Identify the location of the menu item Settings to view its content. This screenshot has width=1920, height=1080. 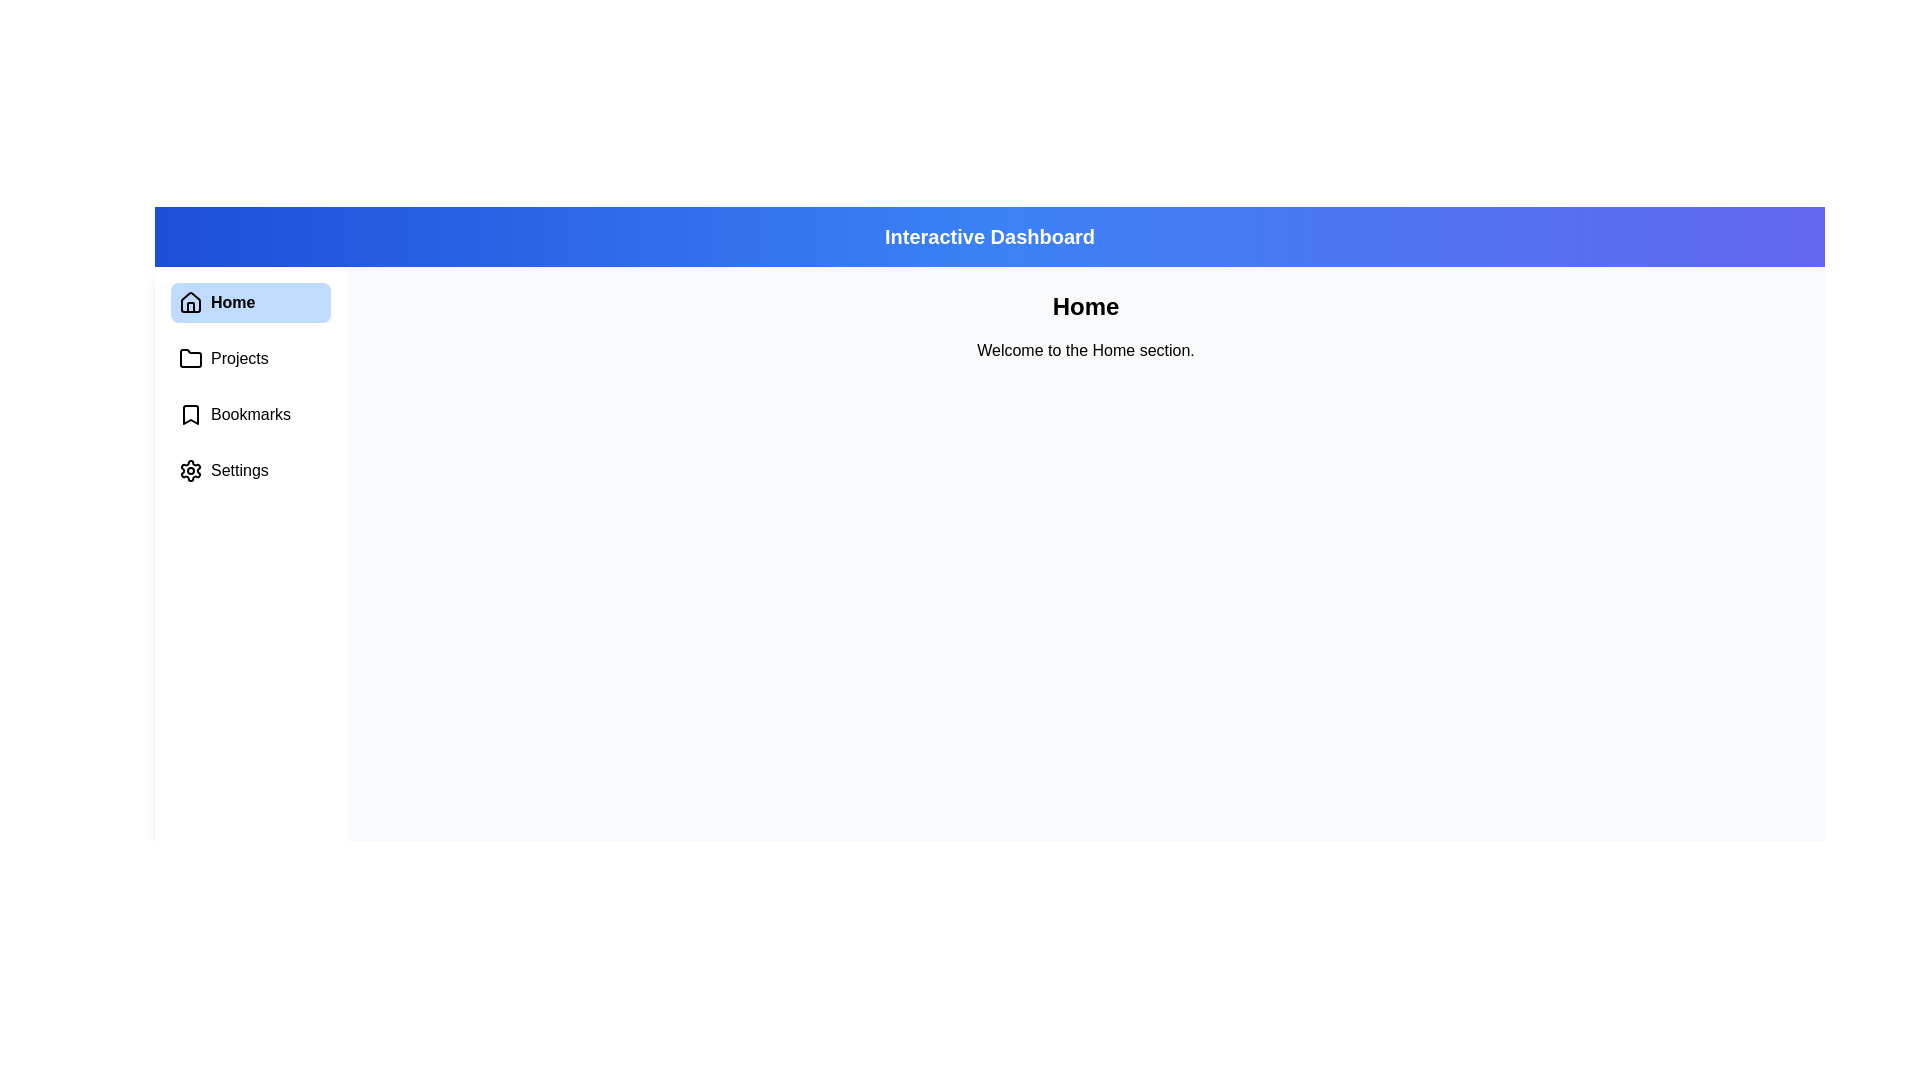
(249, 470).